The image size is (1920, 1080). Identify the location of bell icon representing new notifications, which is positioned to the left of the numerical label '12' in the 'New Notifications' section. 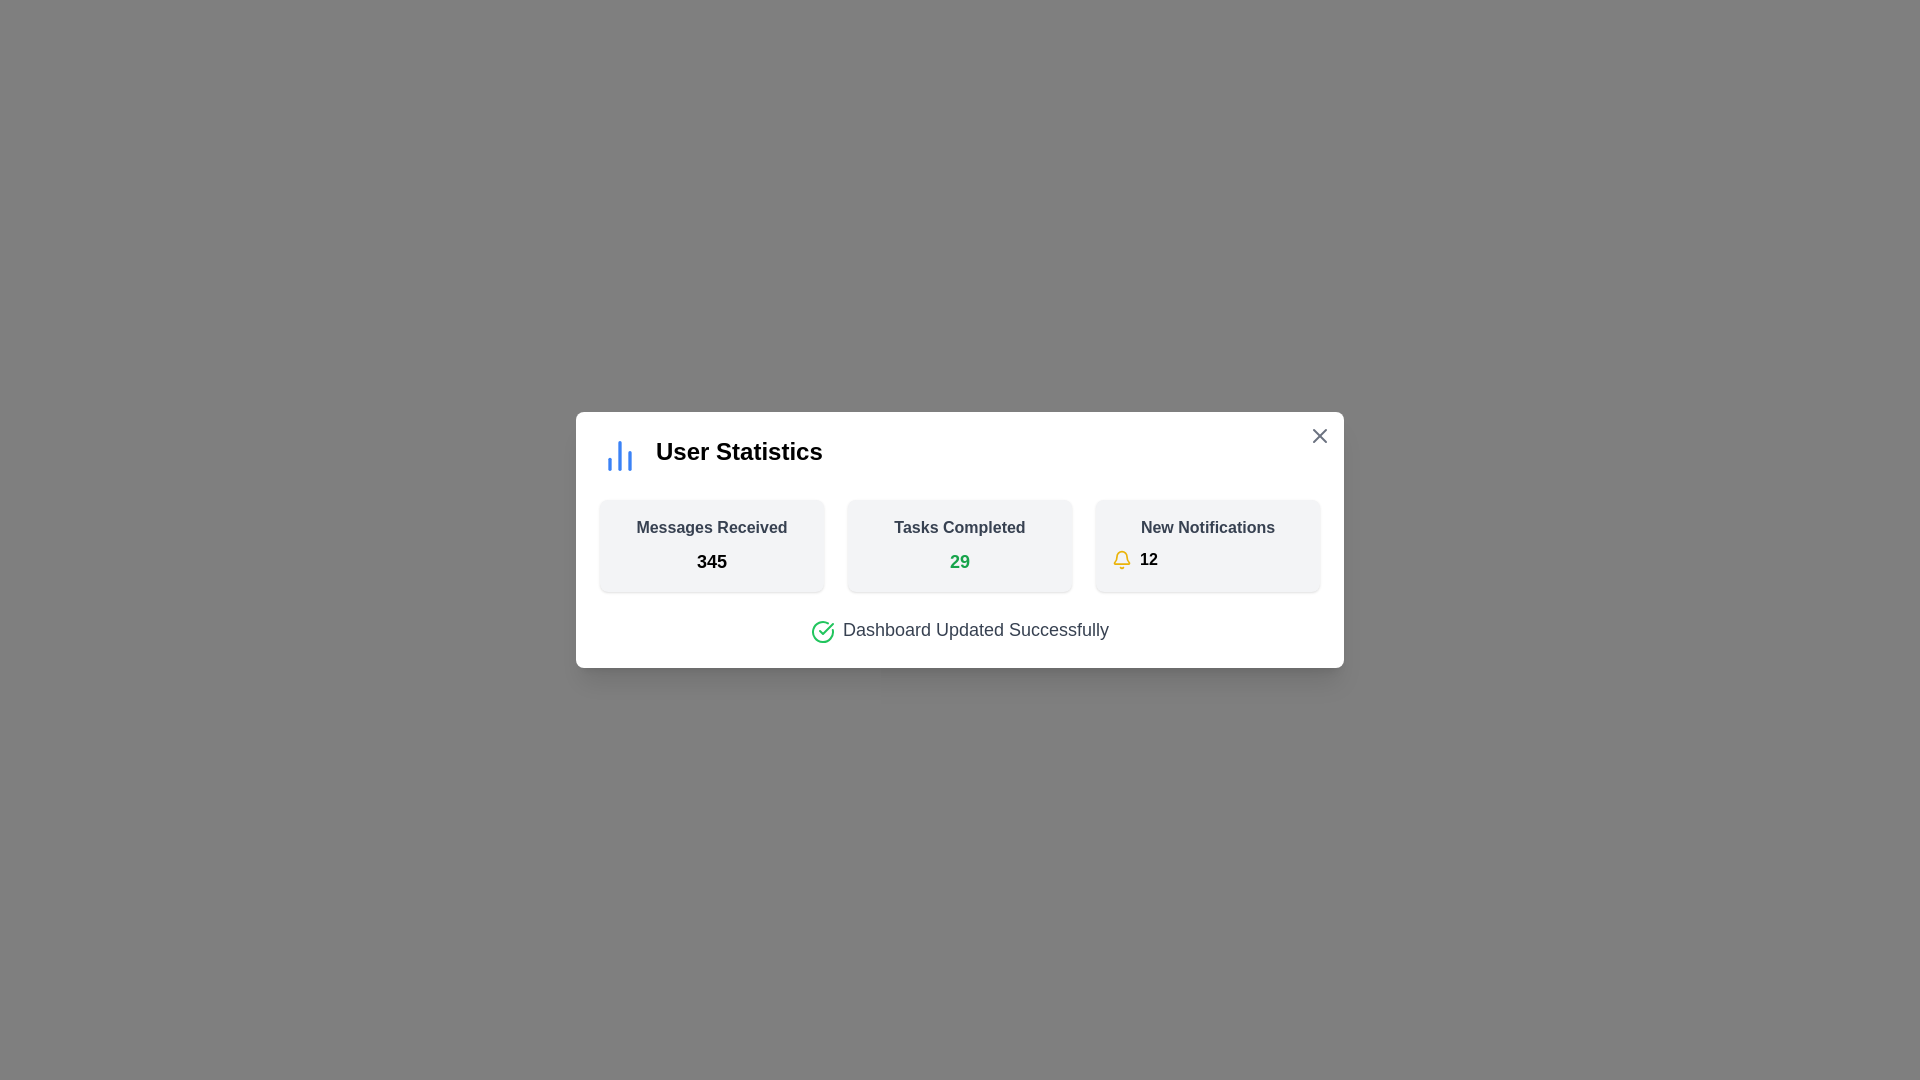
(1122, 559).